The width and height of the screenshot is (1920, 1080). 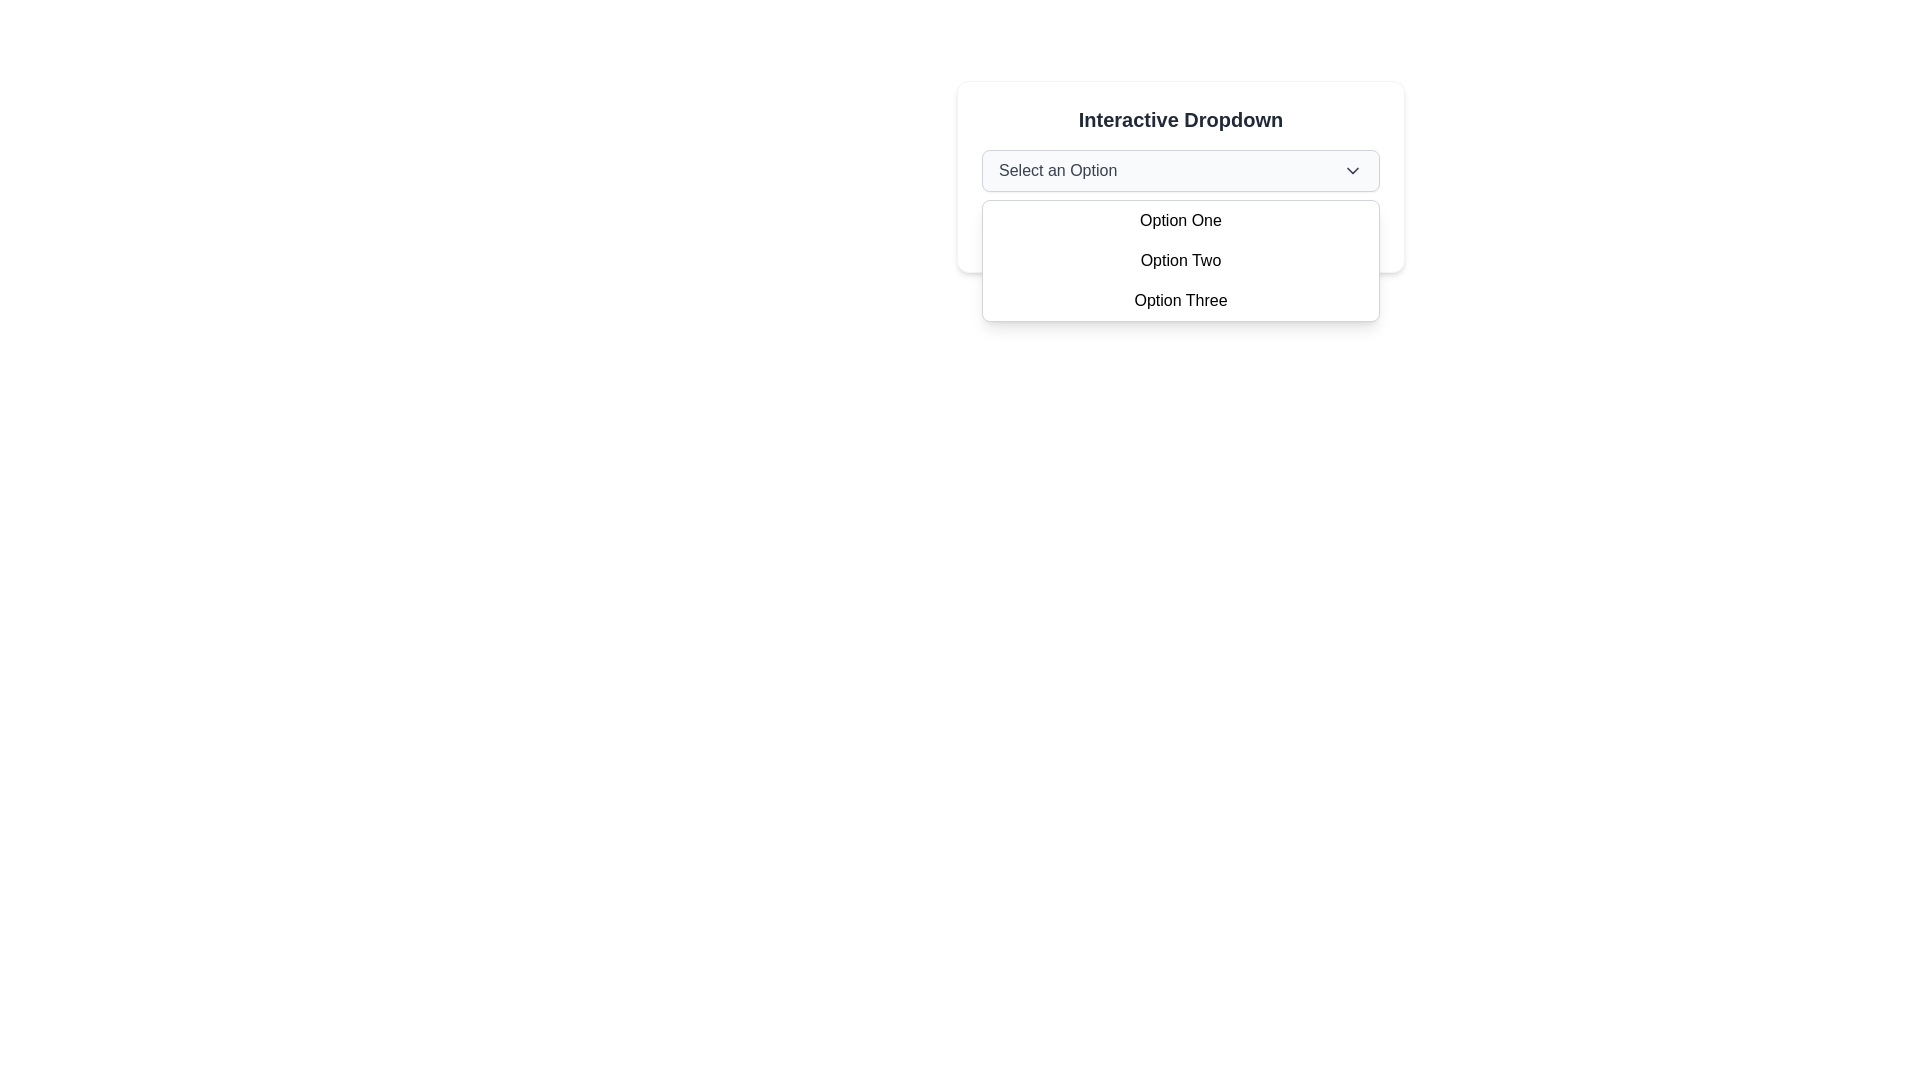 What do you see at coordinates (1180, 226) in the screenshot?
I see `informational message box that displays the text 'You selected: Select an Option' with a green-tinted background located at the bottom of the dropdown component` at bounding box center [1180, 226].